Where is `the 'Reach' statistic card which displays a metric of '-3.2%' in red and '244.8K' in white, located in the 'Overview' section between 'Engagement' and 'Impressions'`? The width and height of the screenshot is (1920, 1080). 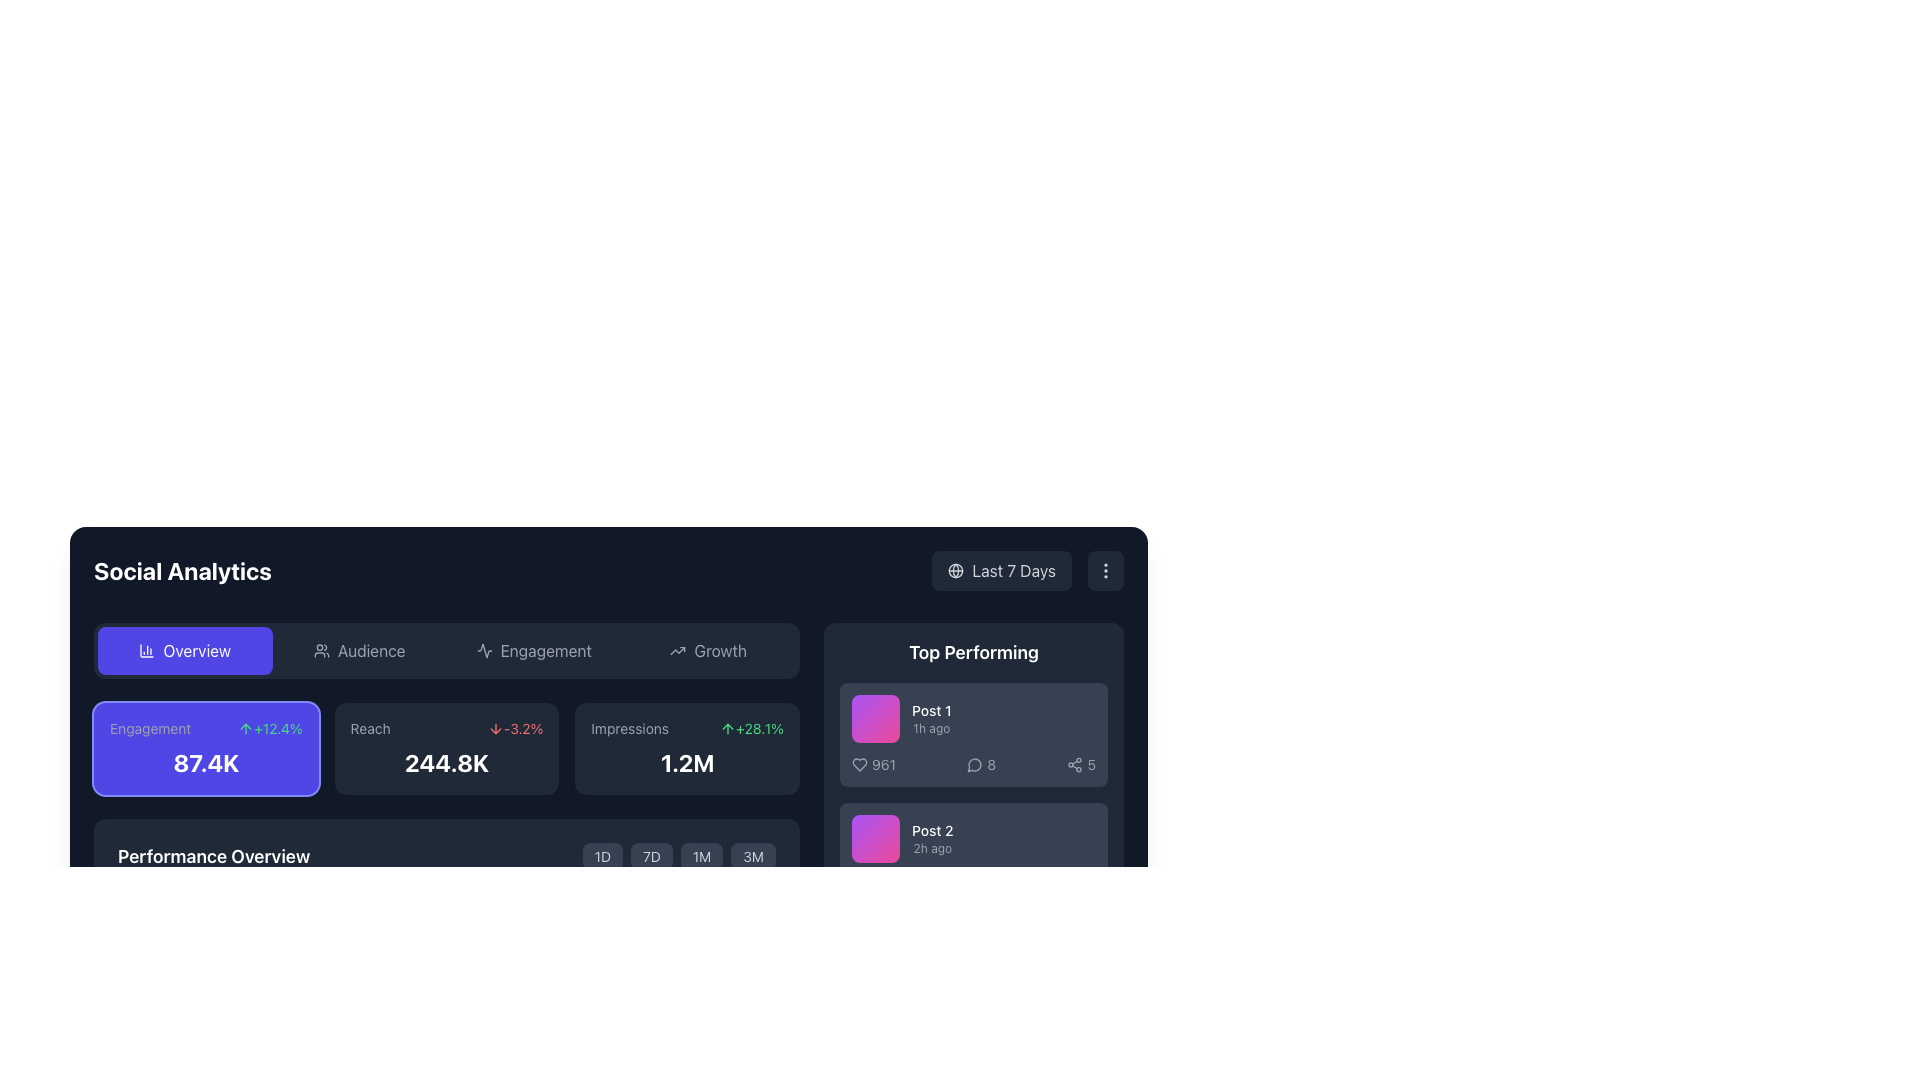
the 'Reach' statistic card which displays a metric of '-3.2%' in red and '244.8K' in white, located in the 'Overview' section between 'Engagement' and 'Impressions' is located at coordinates (445, 748).